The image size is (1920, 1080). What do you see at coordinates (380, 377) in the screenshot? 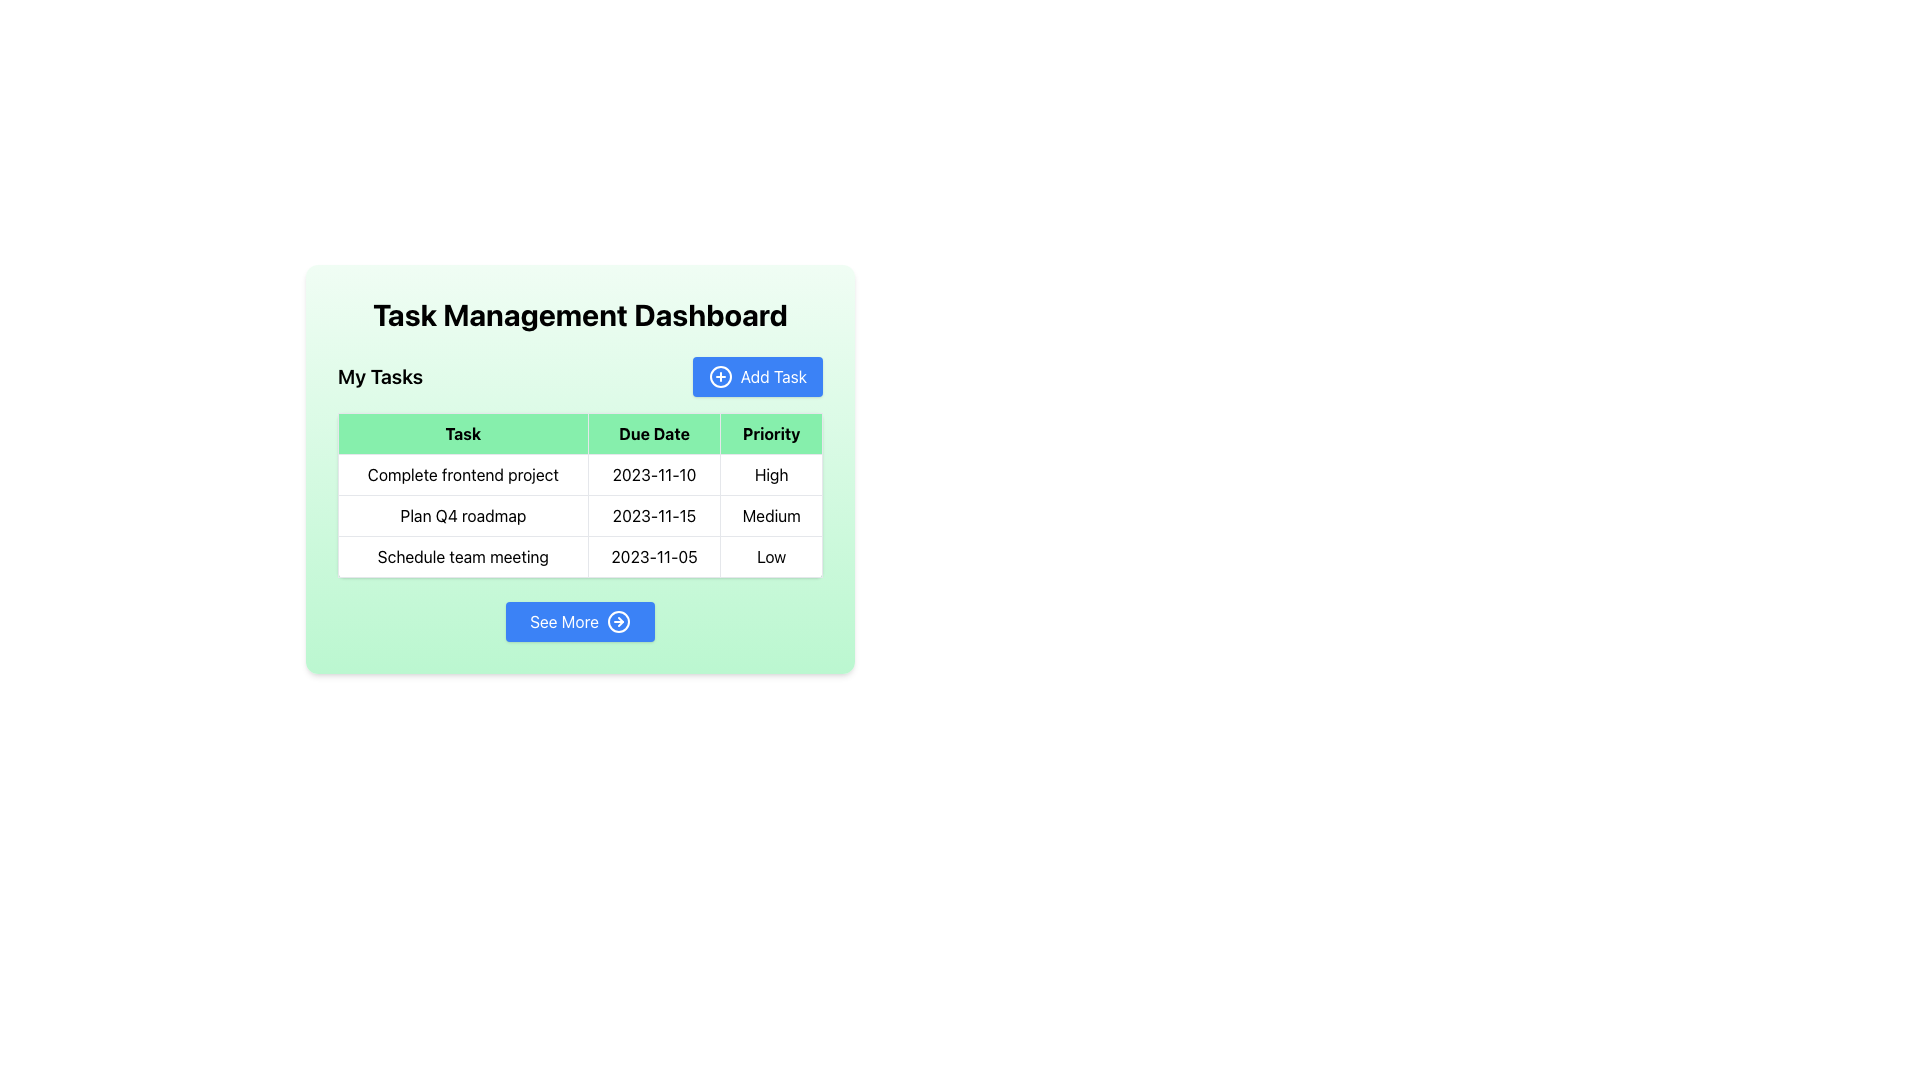
I see `the heading text labeled 'My Tasks' styled in large and bold font on a mint green background, located in the upper left of the dashboard interface` at bounding box center [380, 377].